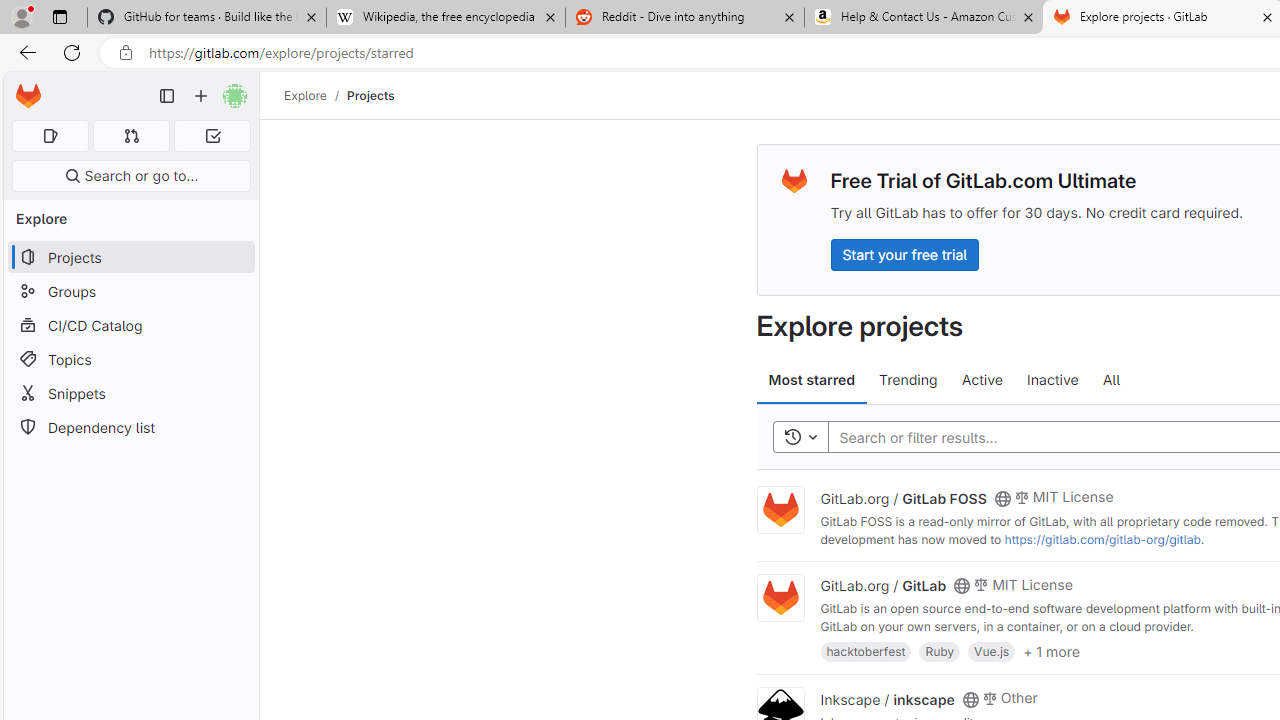 The width and height of the screenshot is (1280, 720). Describe the element at coordinates (684, 17) in the screenshot. I see `'Reddit - Dive into anything'` at that location.